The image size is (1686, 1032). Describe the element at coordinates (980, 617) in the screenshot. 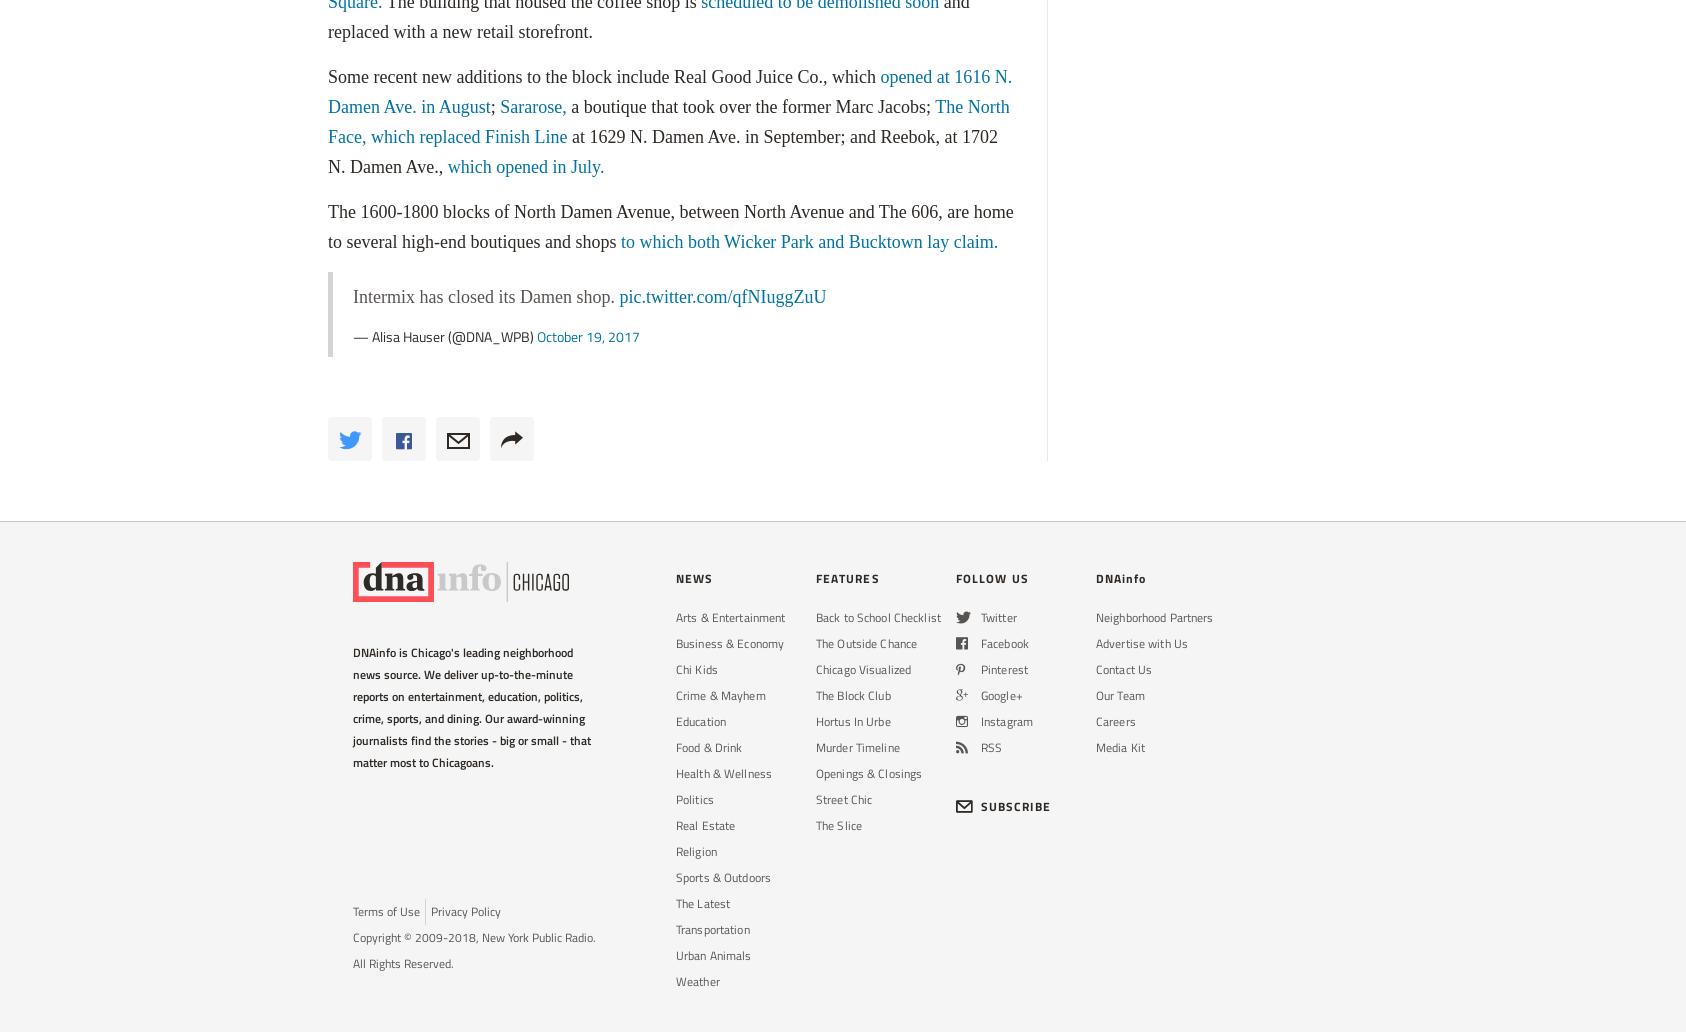

I see `'Twitter'` at that location.